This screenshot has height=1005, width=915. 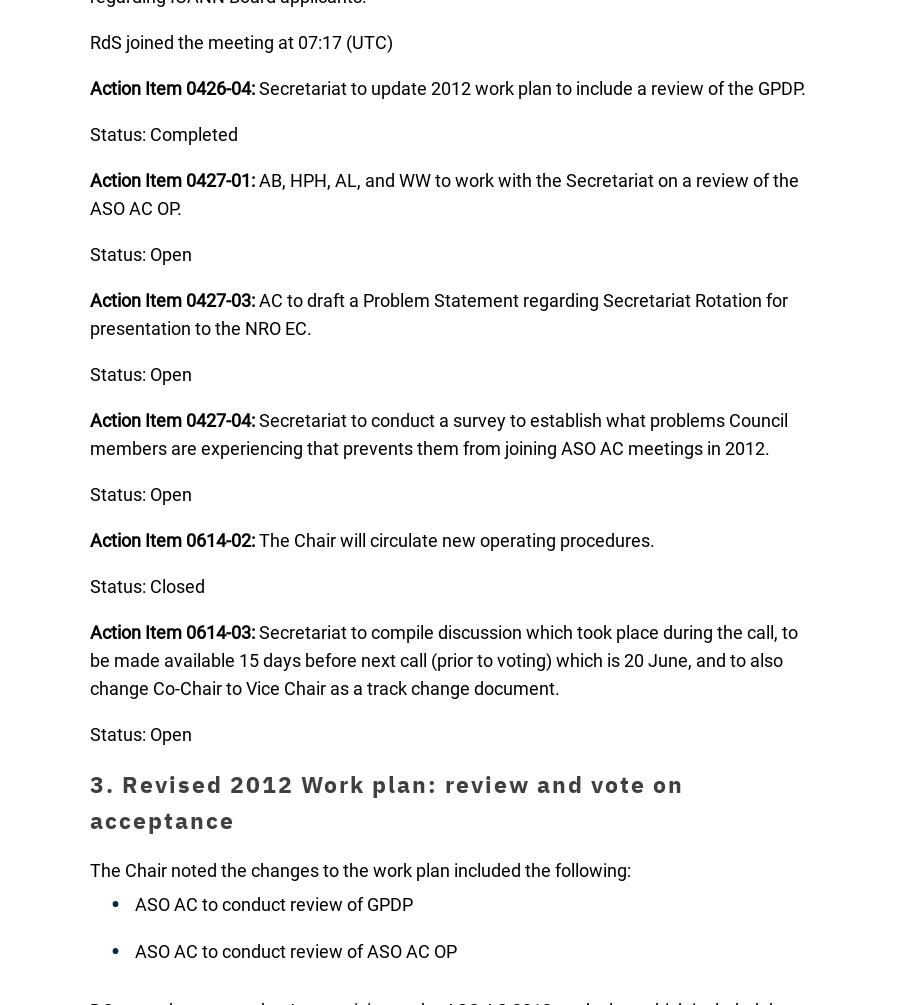 I want to click on 'RdS joined the meeting at 07:17 (UTC)', so click(x=241, y=42).